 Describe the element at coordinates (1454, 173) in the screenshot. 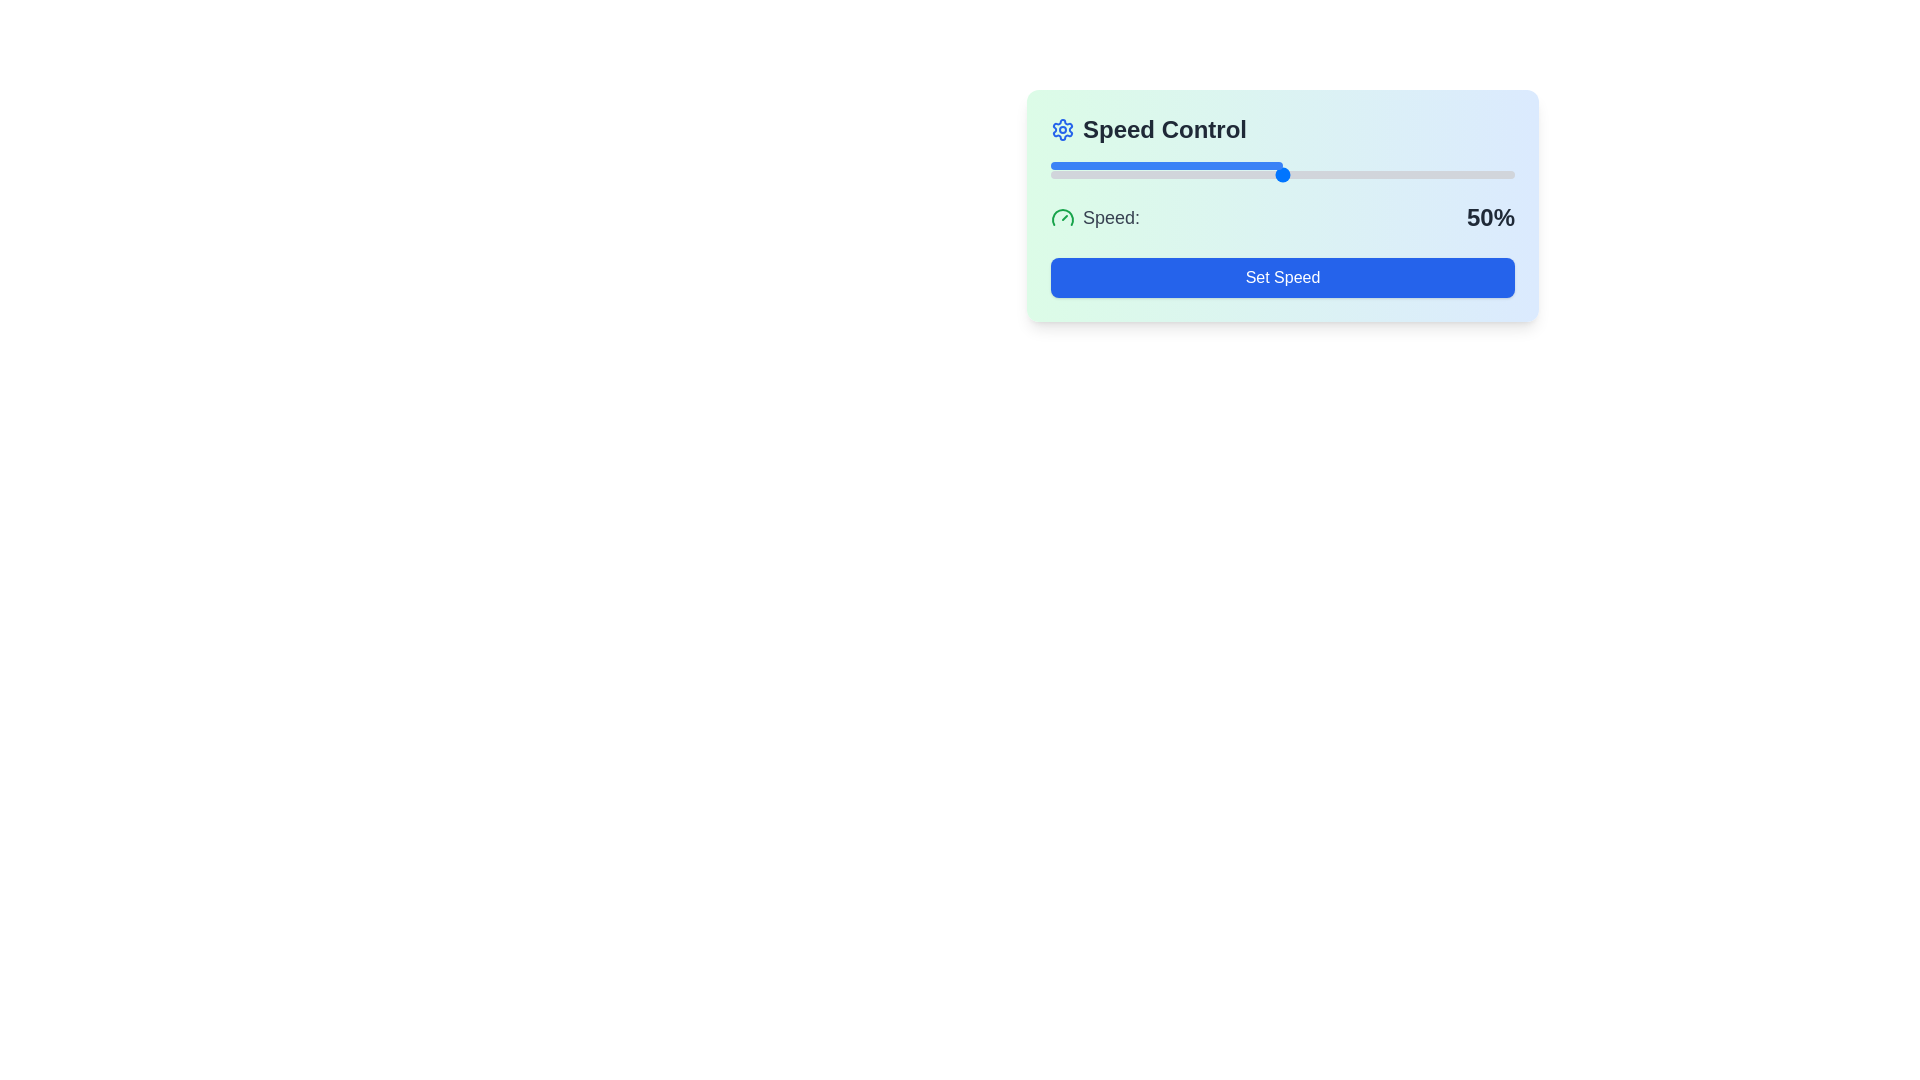

I see `the slider` at that location.